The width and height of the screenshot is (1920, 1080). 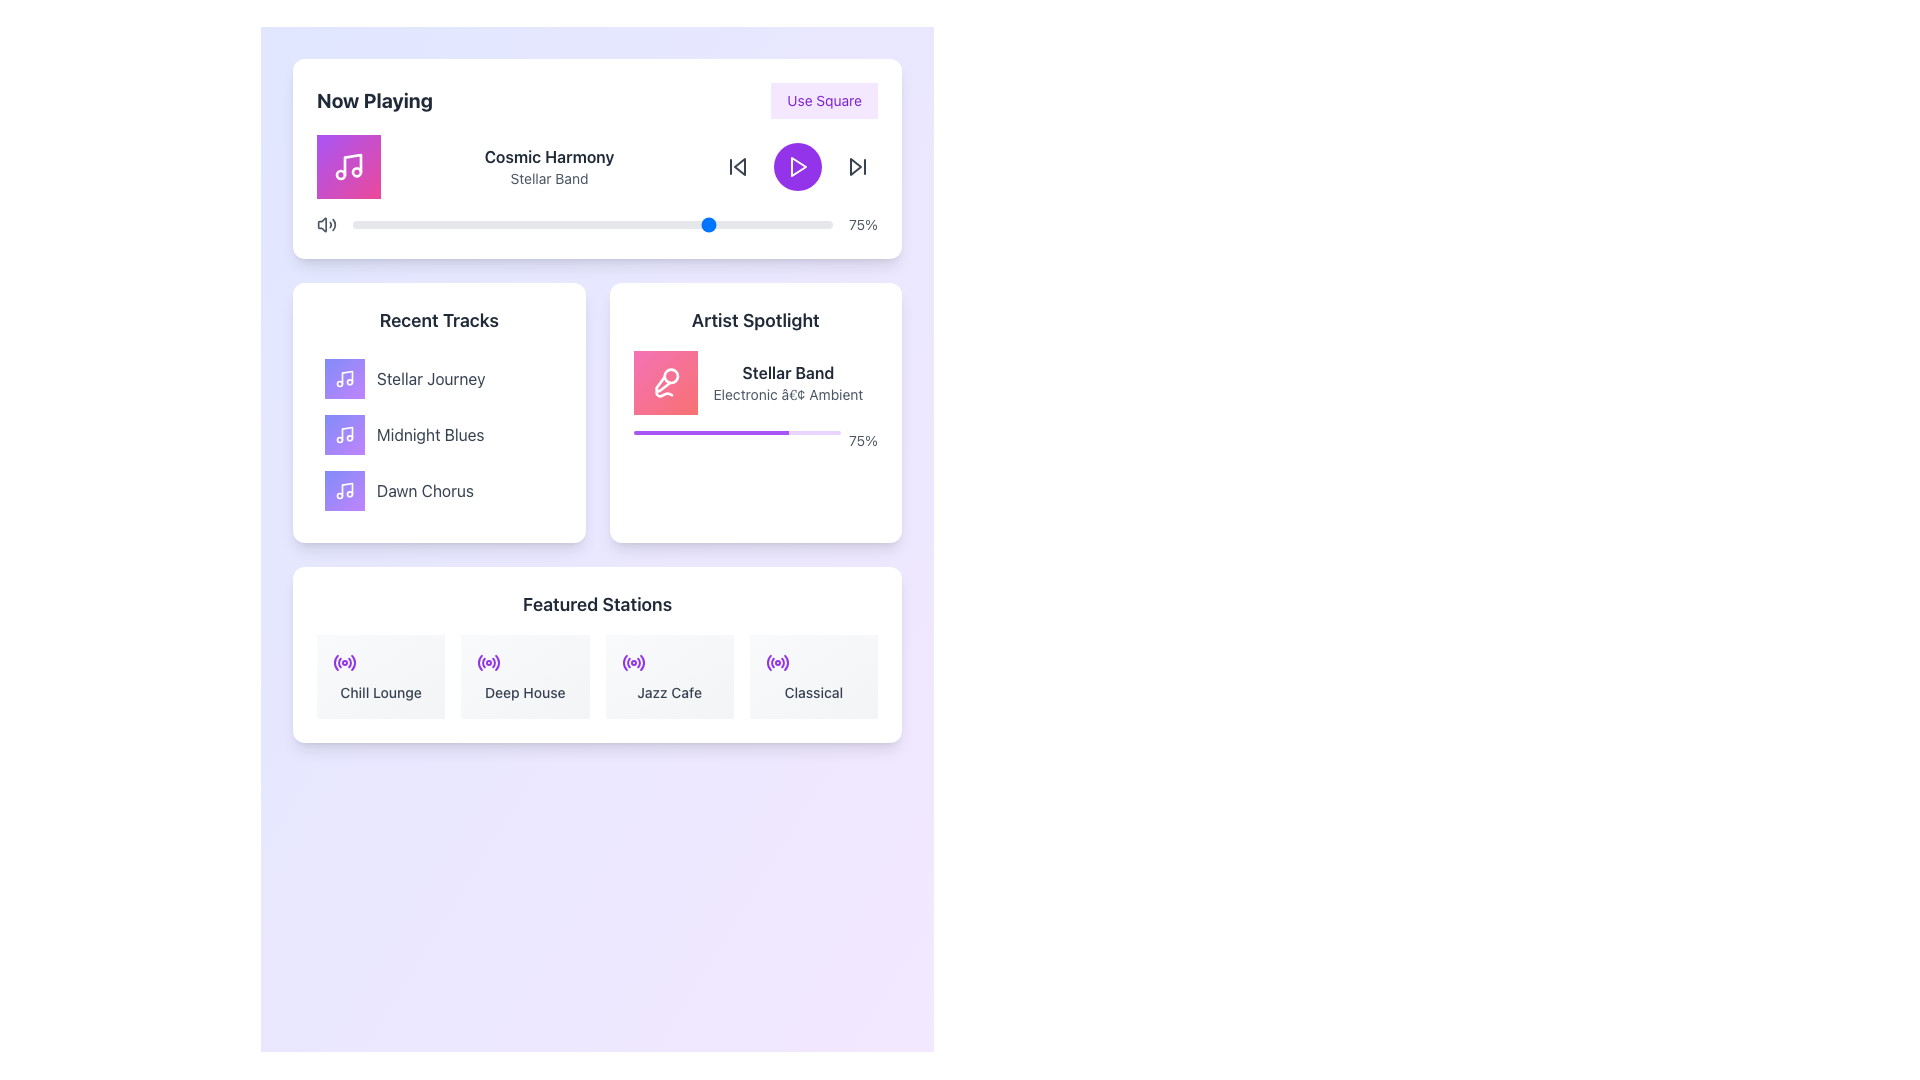 I want to click on the slider, so click(x=433, y=224).